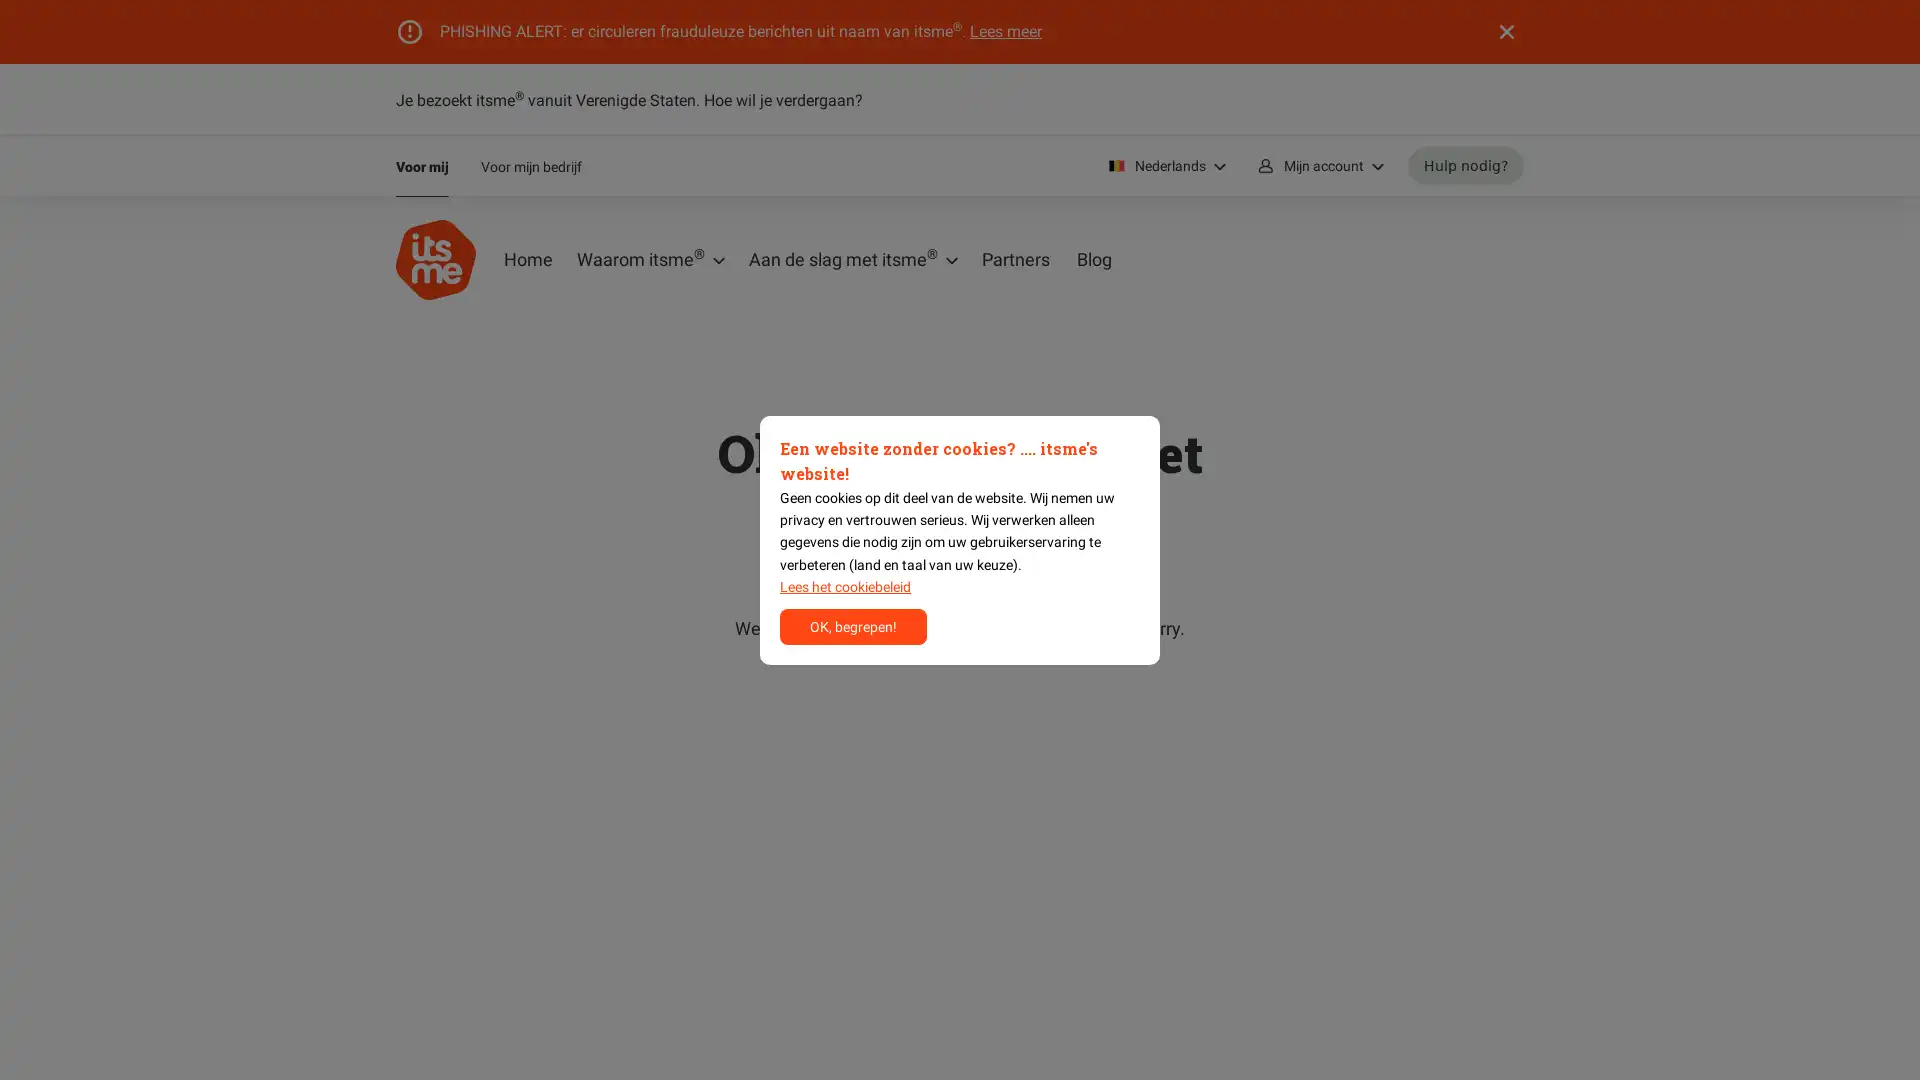  I want to click on Customize, so click(845, 585).